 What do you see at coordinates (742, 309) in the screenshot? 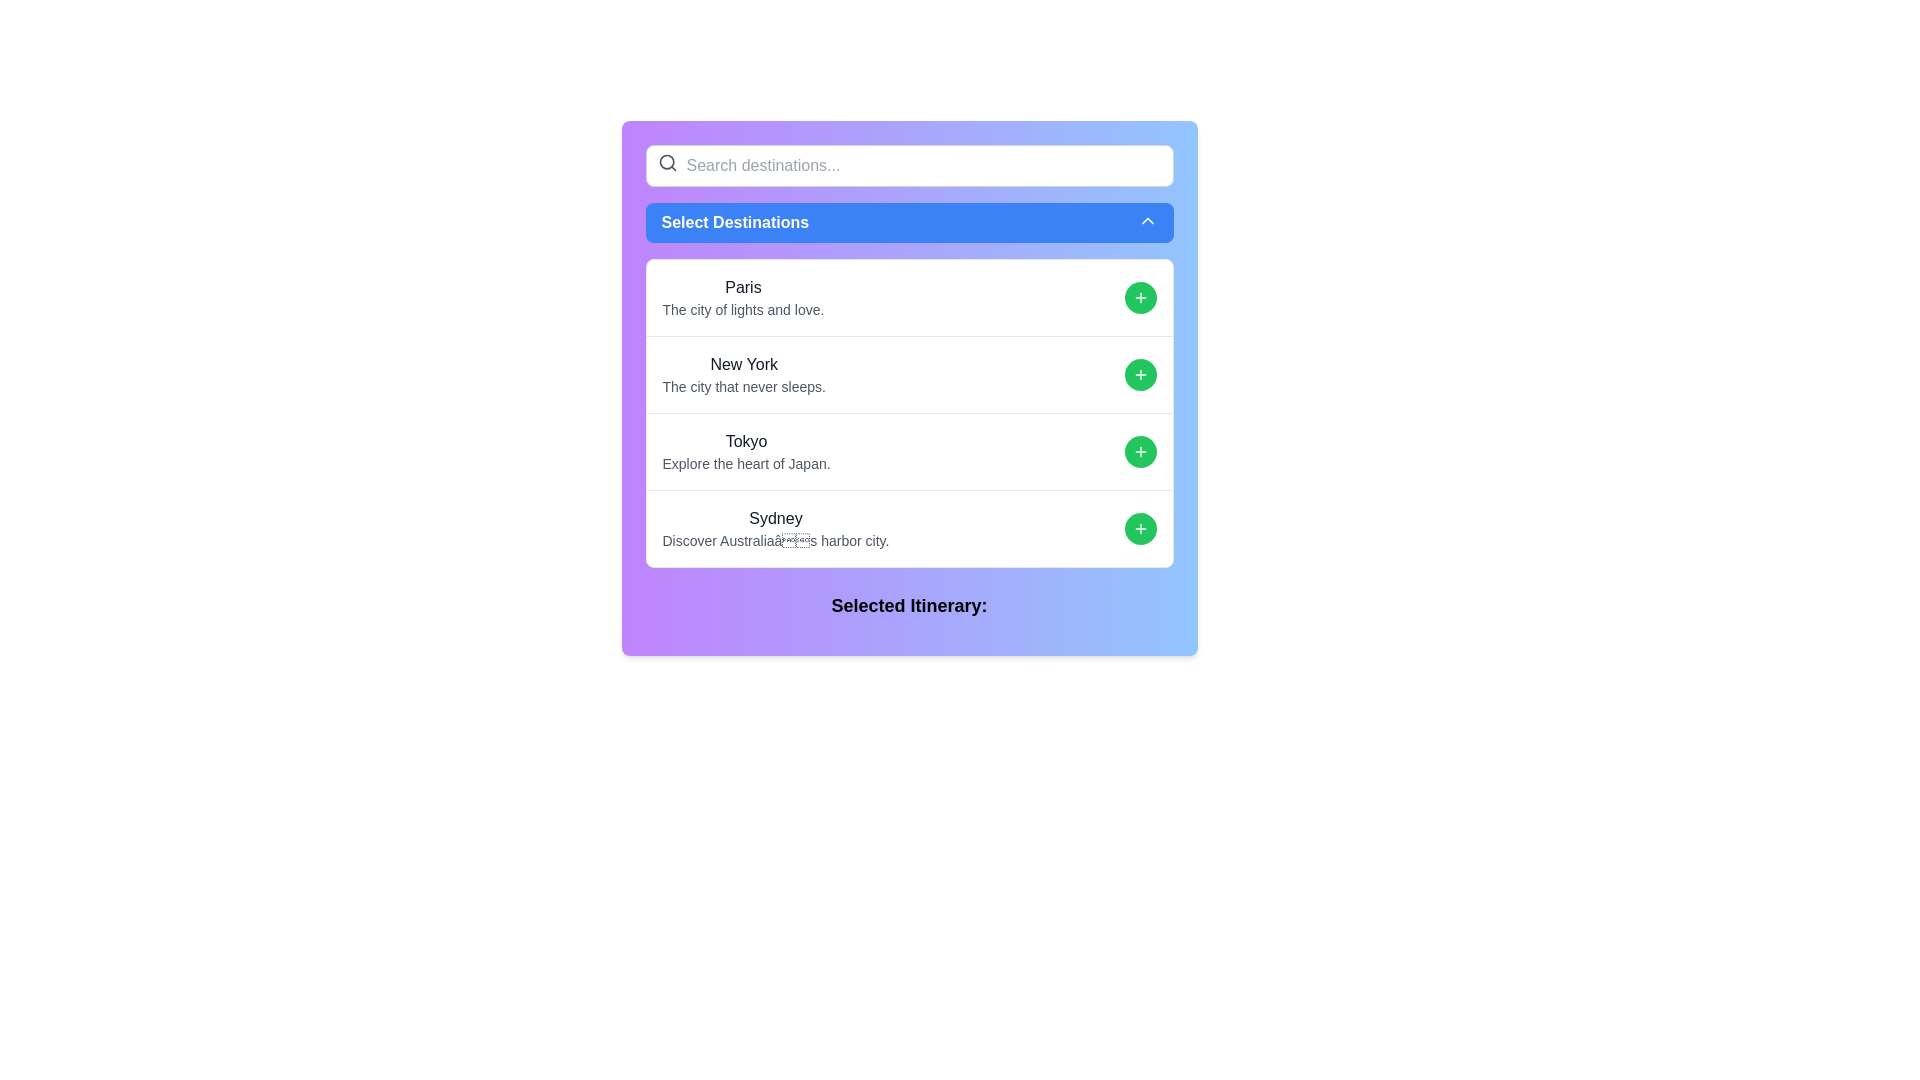
I see `the Text label located directly beneath the 'Paris' text in the first row of the list under the section header 'Select Destinations', which serves as a descriptive tagline for the destination` at bounding box center [742, 309].